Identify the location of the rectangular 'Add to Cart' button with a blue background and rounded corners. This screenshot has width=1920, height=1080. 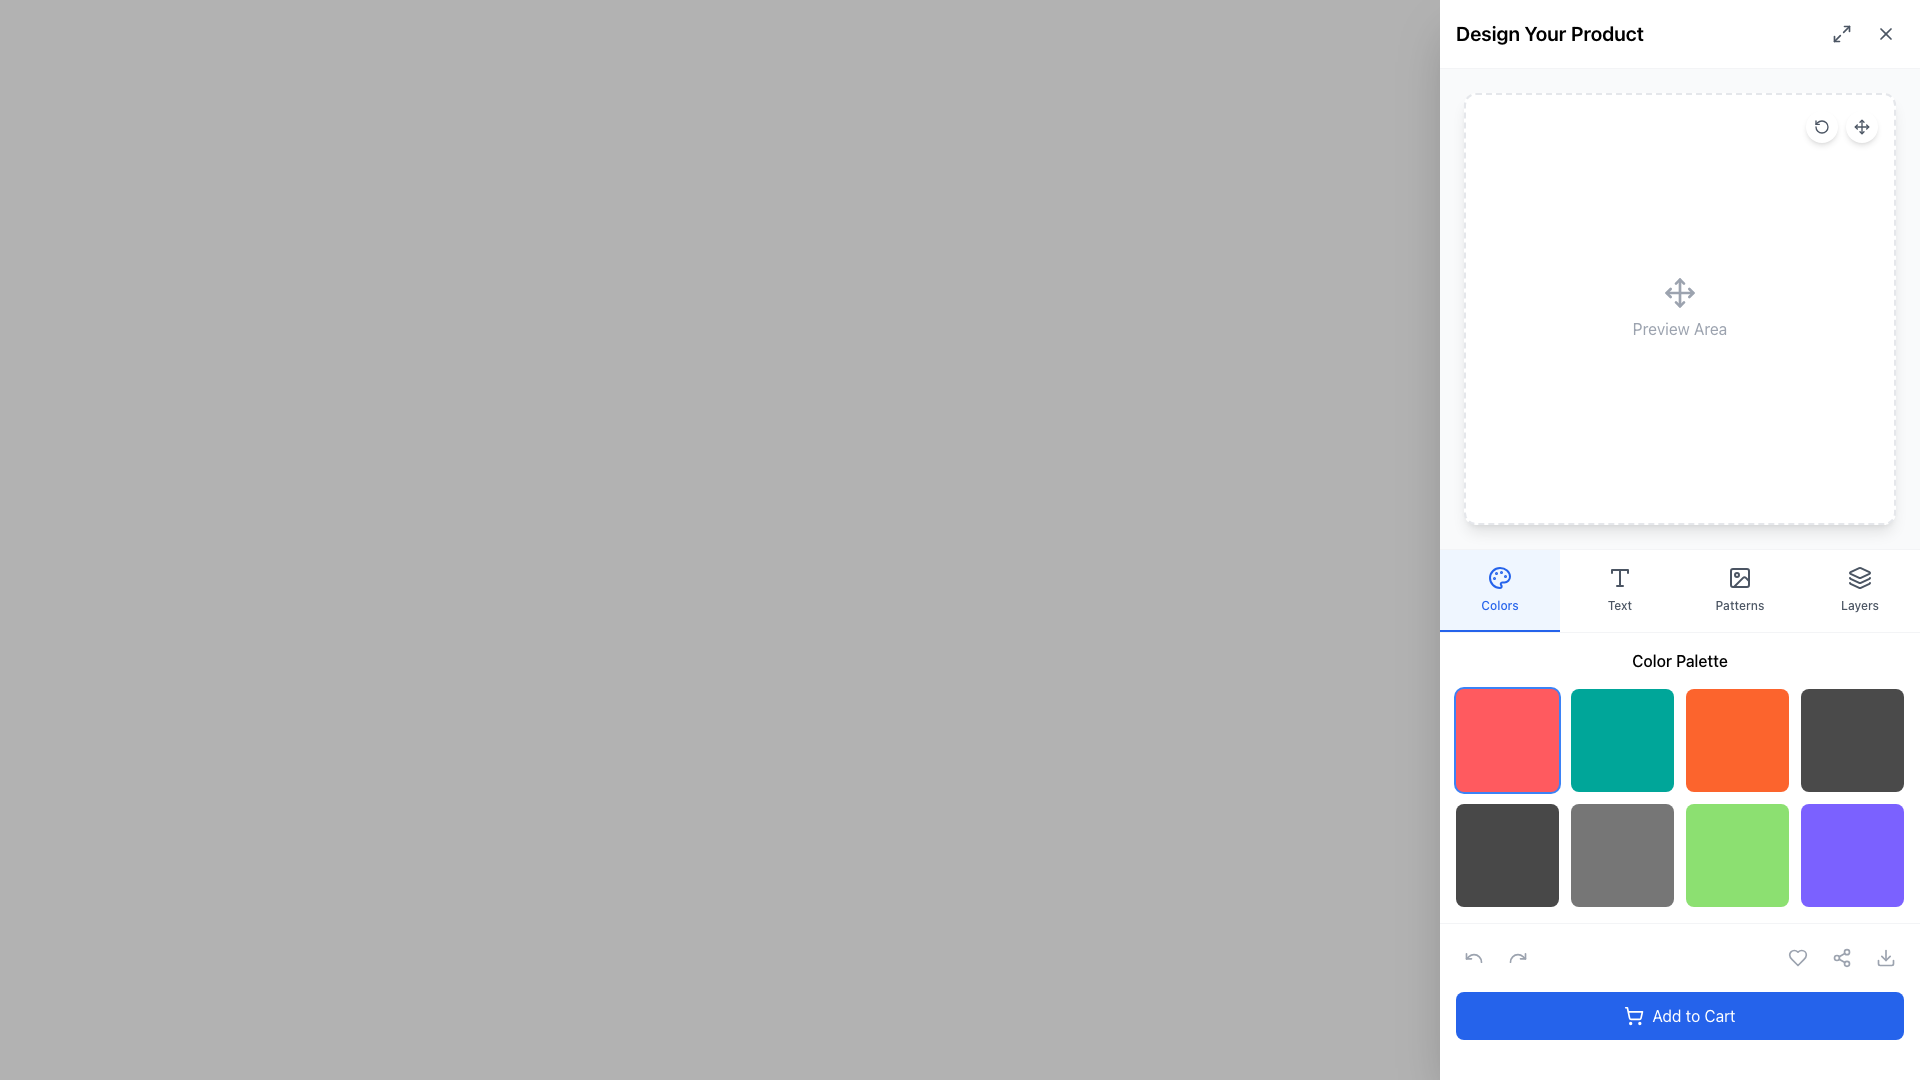
(1680, 1015).